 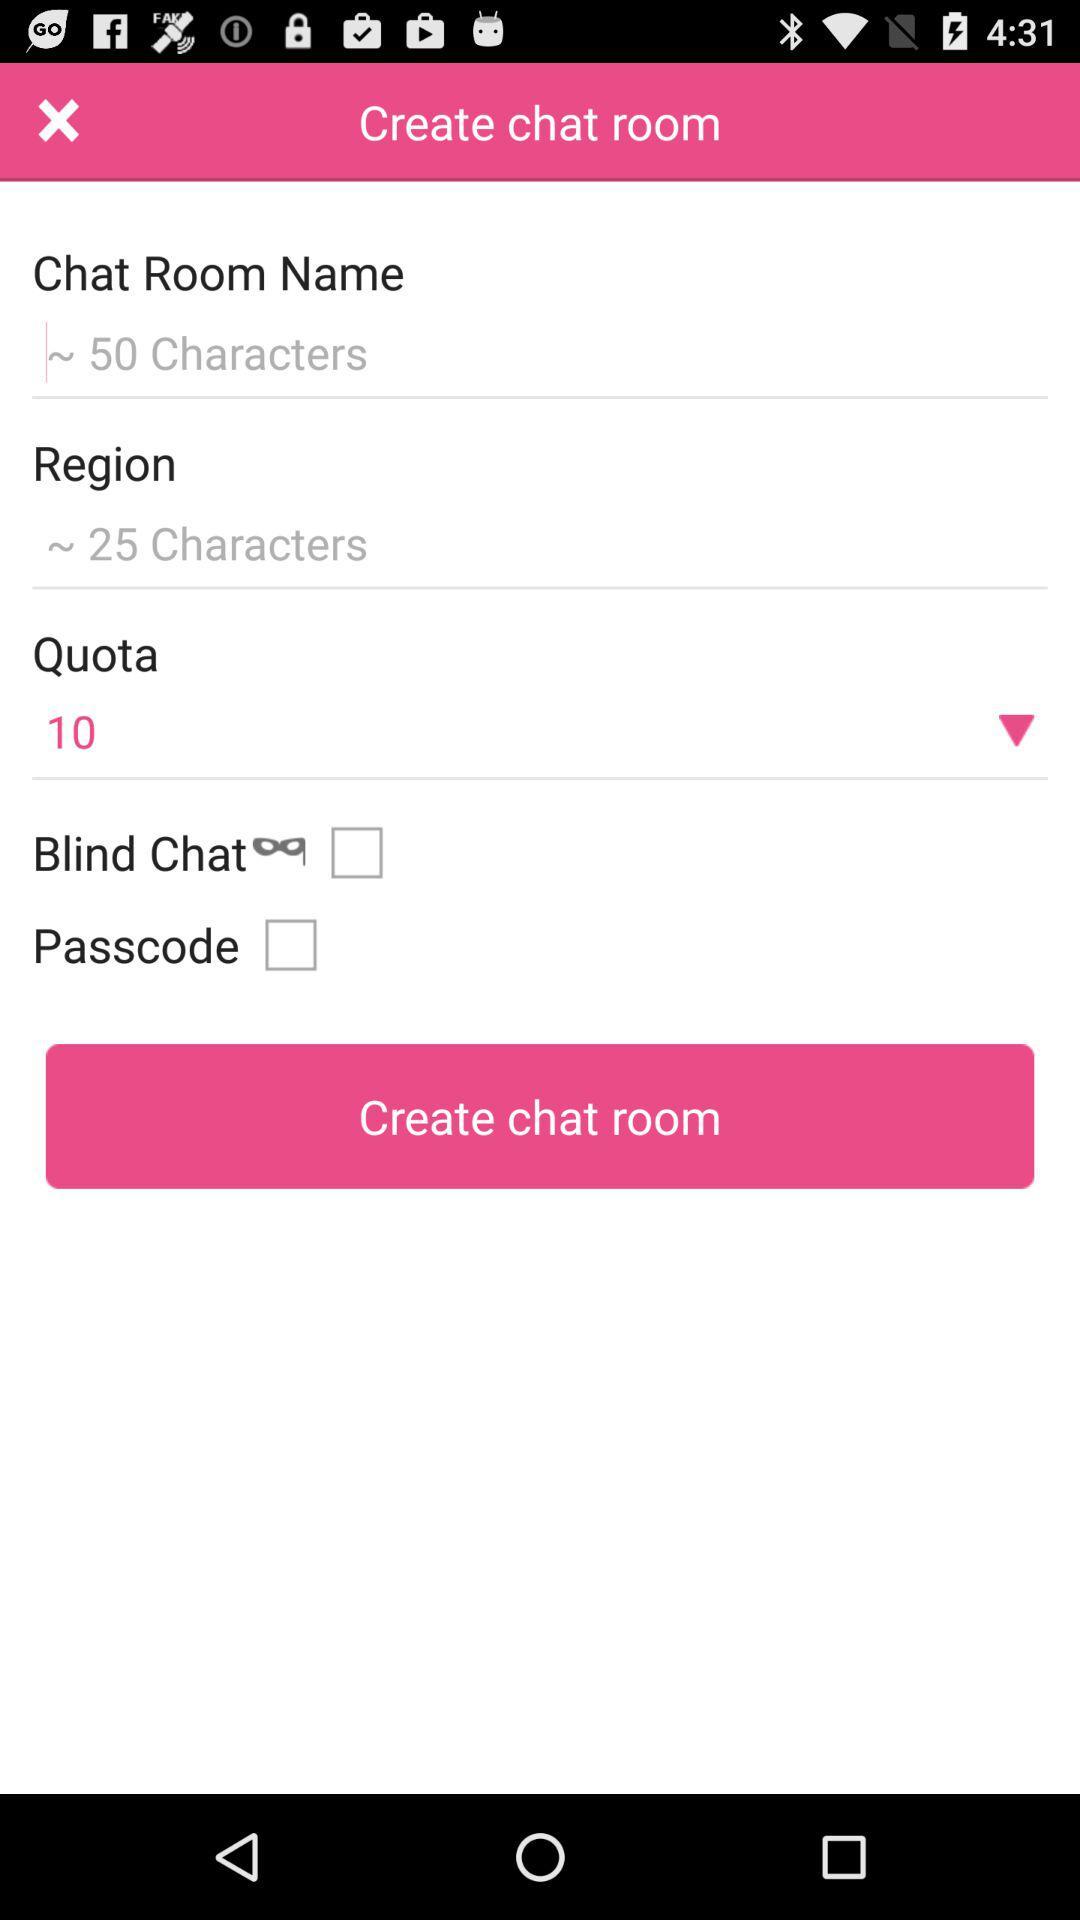 I want to click on region, so click(x=540, y=540).